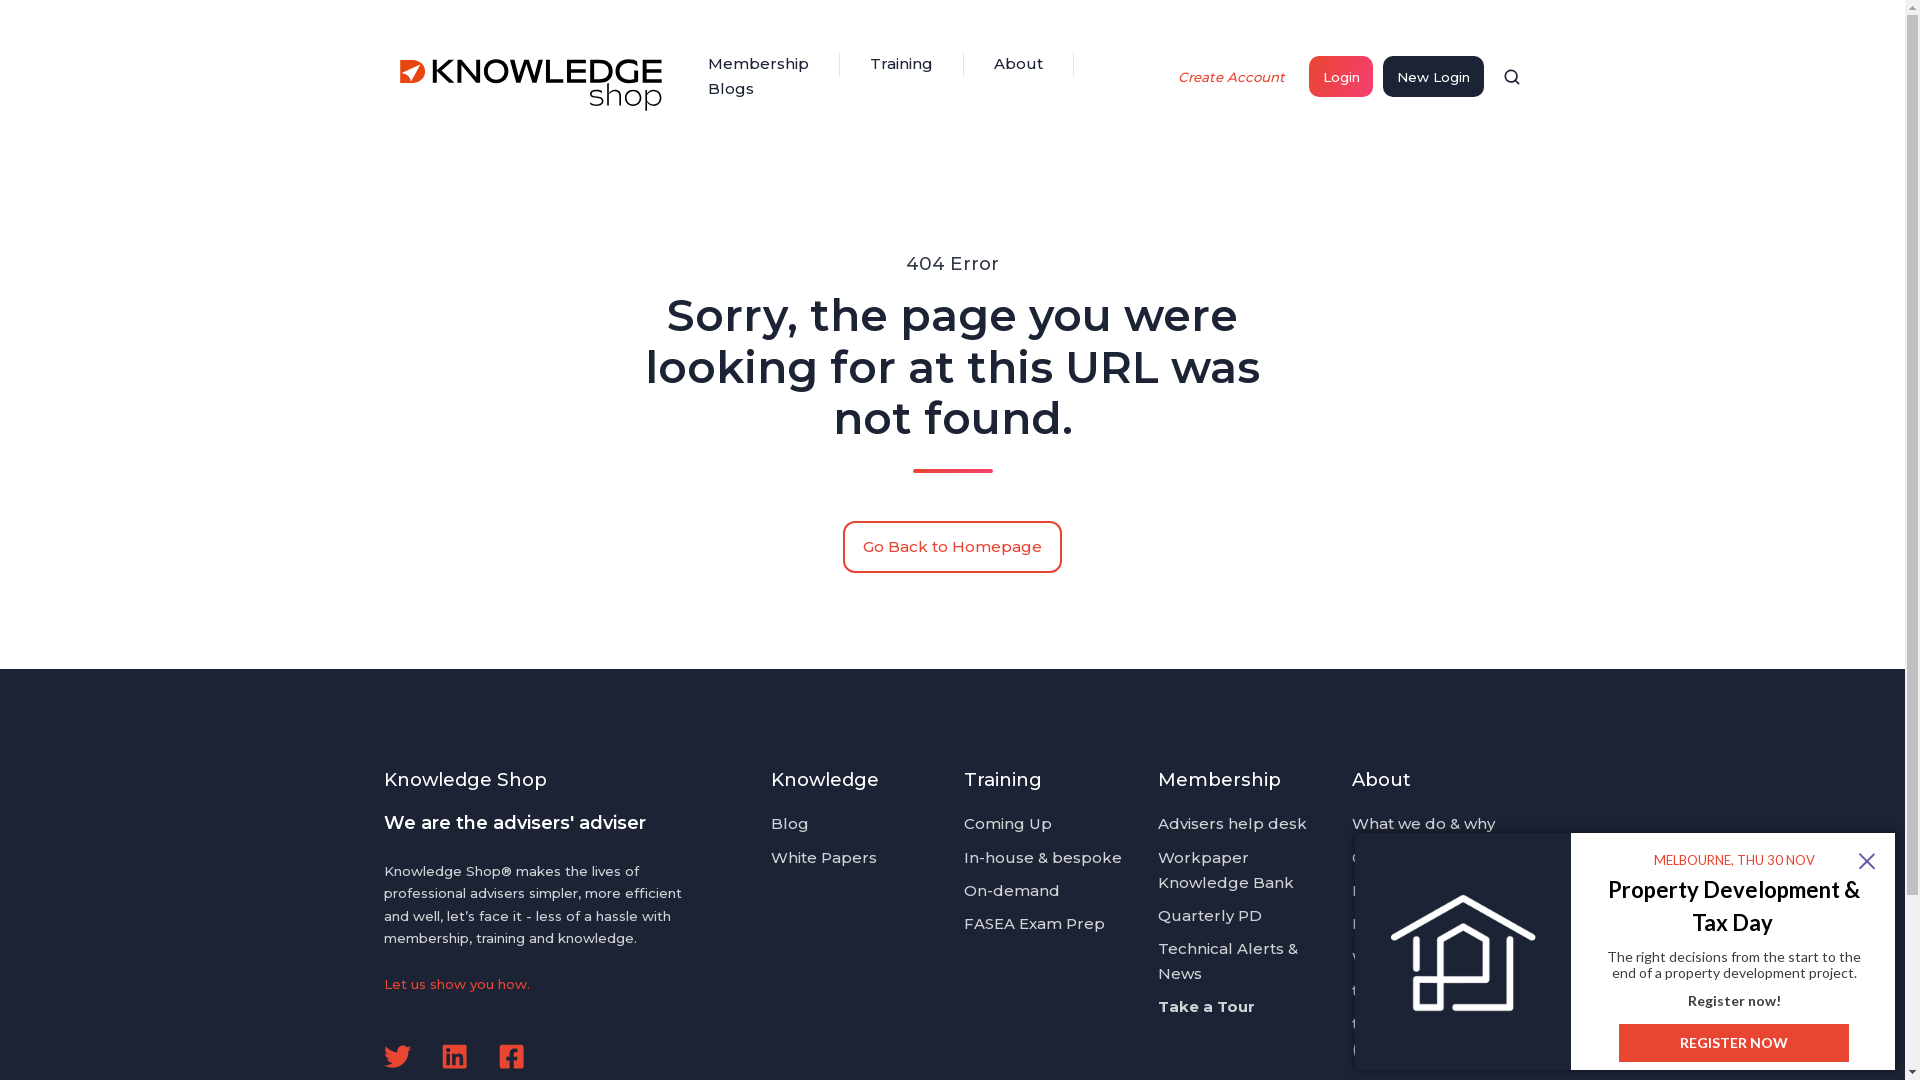  Describe the element at coordinates (824, 856) in the screenshot. I see `'White Papers'` at that location.